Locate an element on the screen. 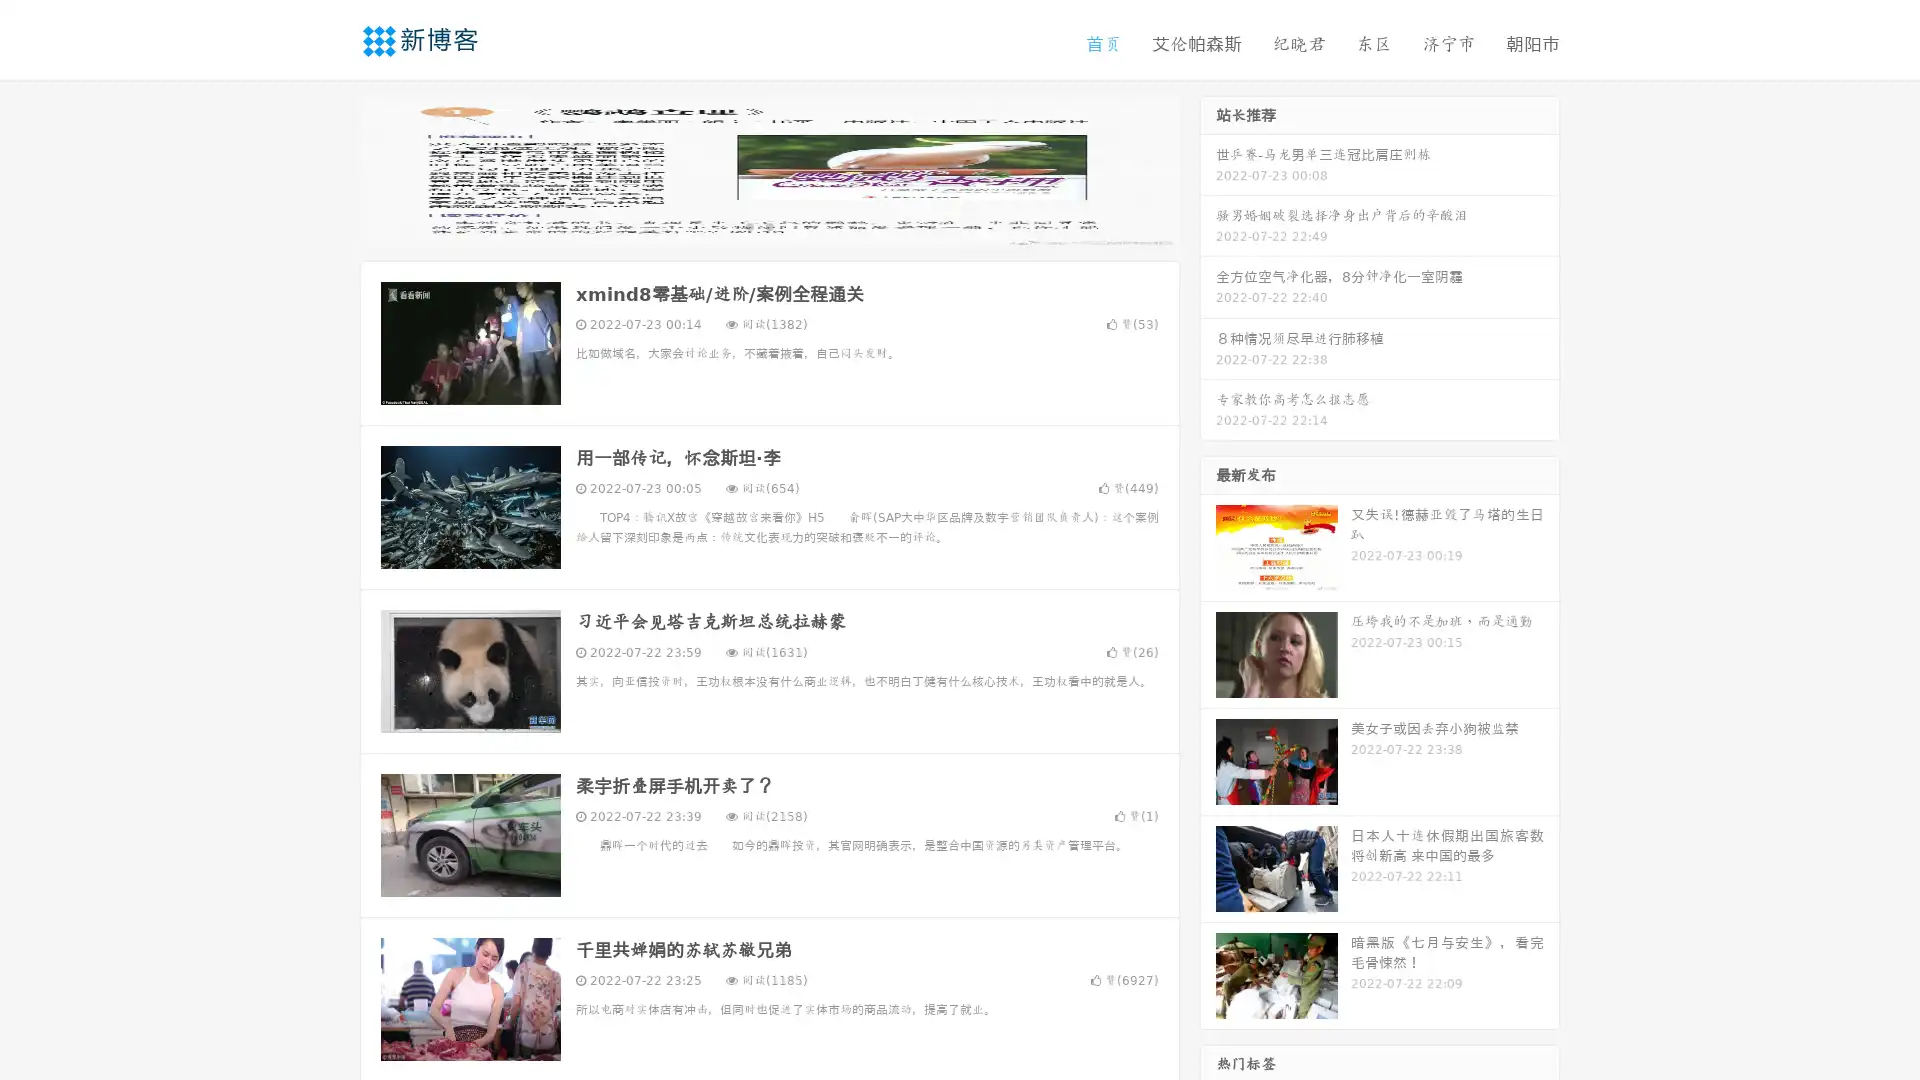  Next slide is located at coordinates (1208, 168).